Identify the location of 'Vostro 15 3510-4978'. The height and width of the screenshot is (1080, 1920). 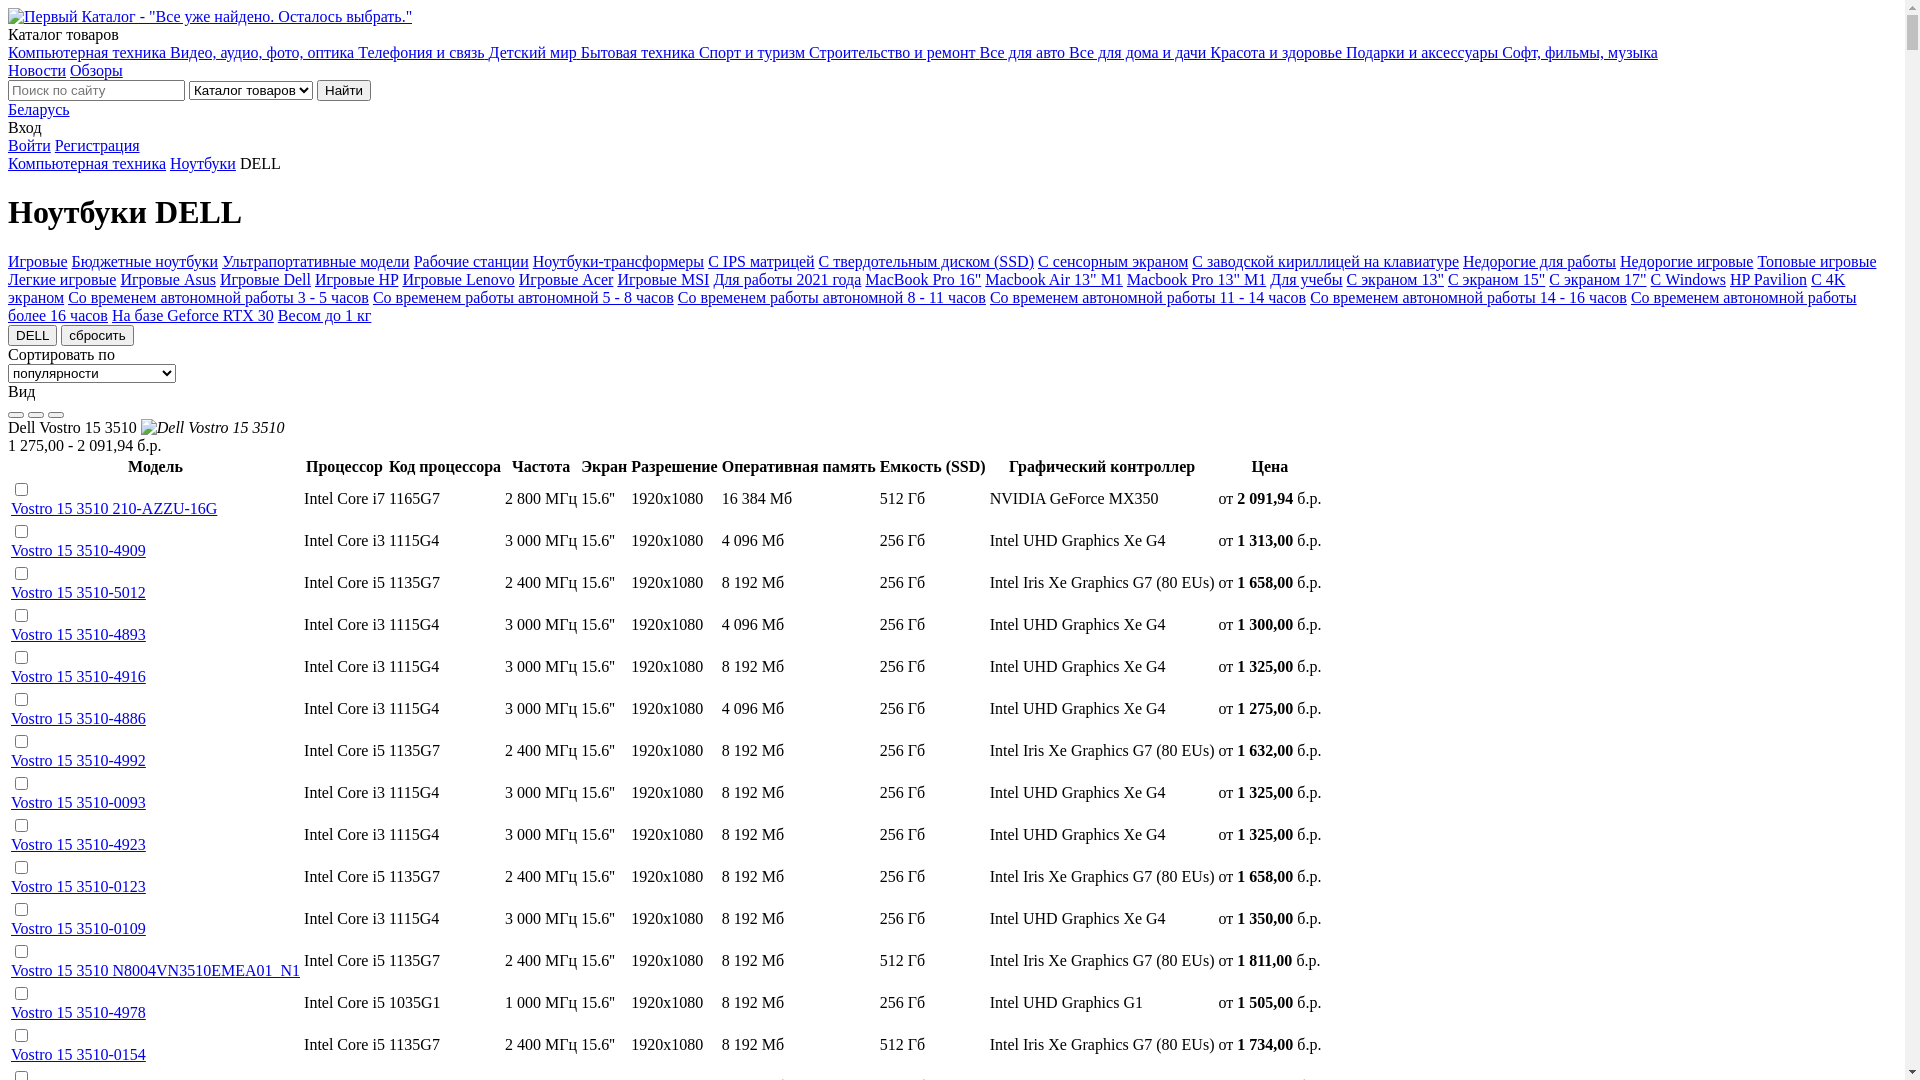
(78, 1012).